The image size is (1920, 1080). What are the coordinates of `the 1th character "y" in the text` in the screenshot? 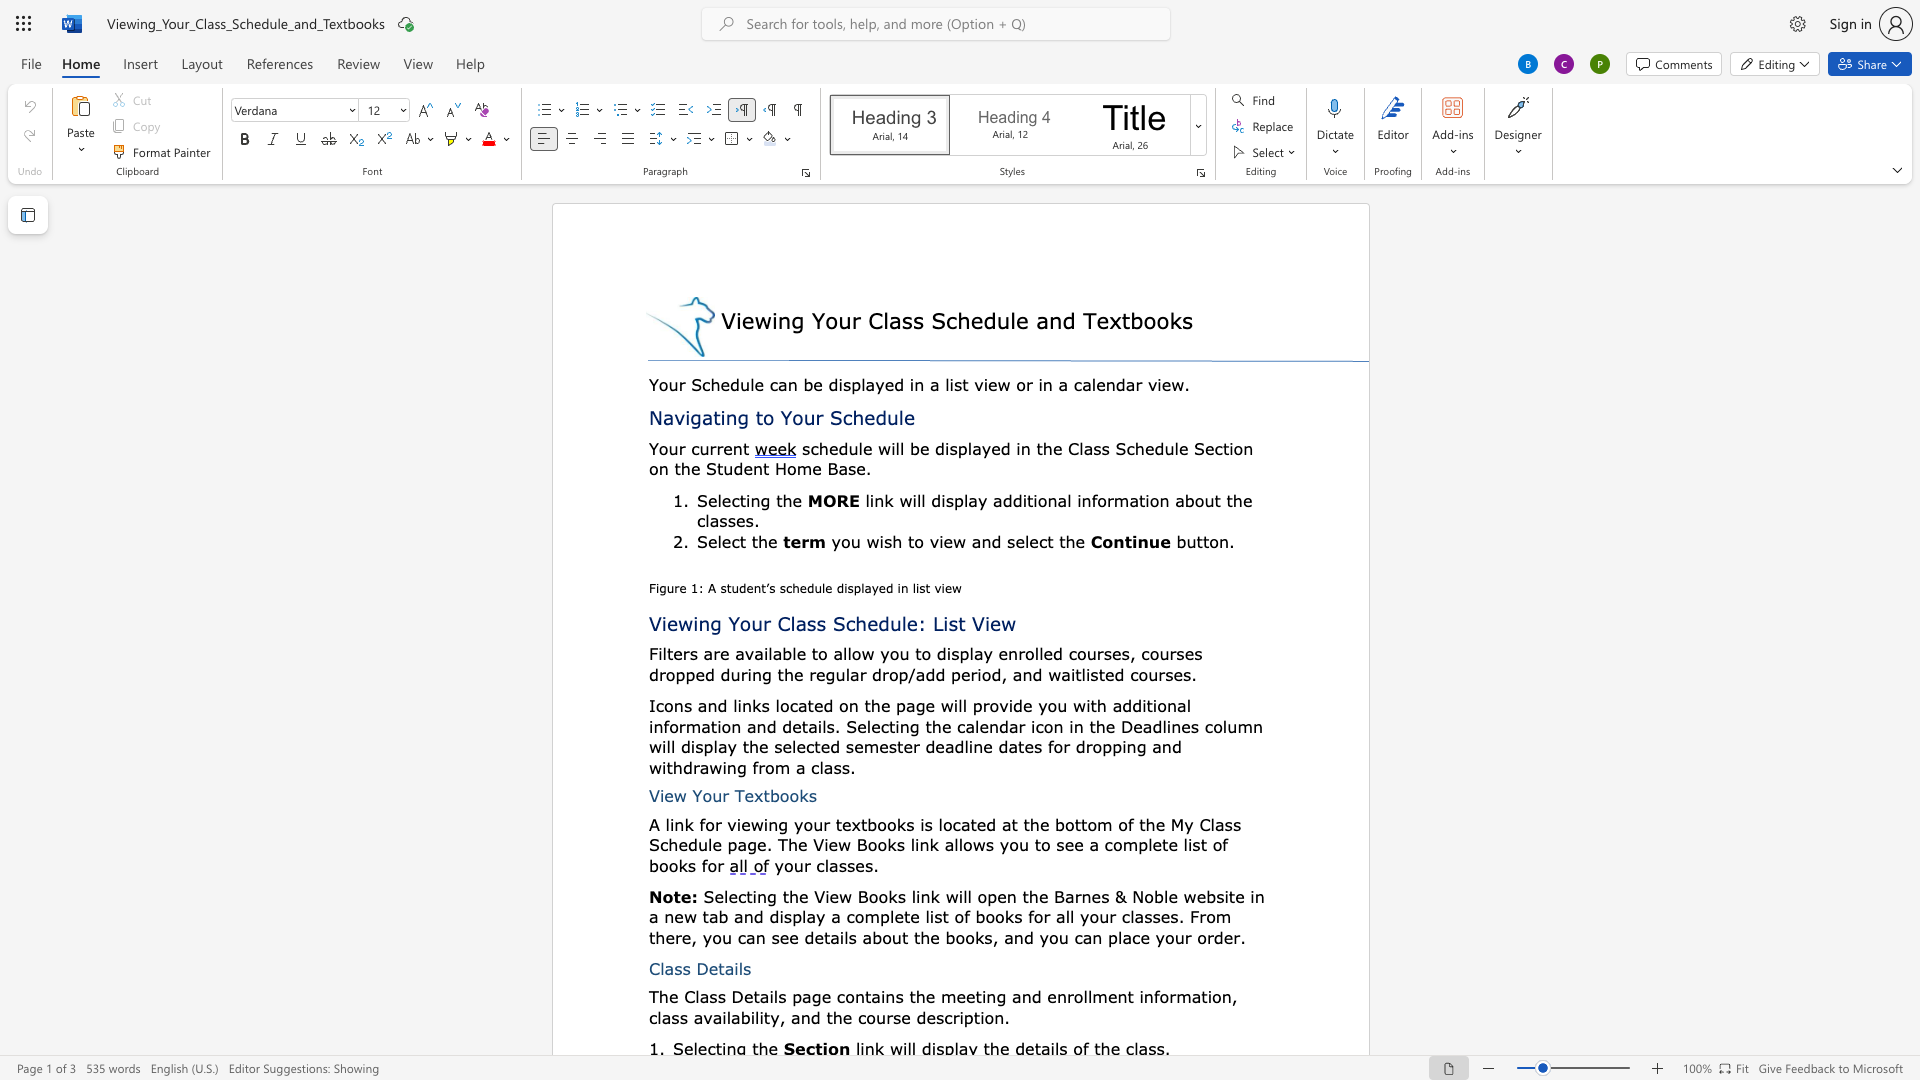 It's located at (1189, 824).